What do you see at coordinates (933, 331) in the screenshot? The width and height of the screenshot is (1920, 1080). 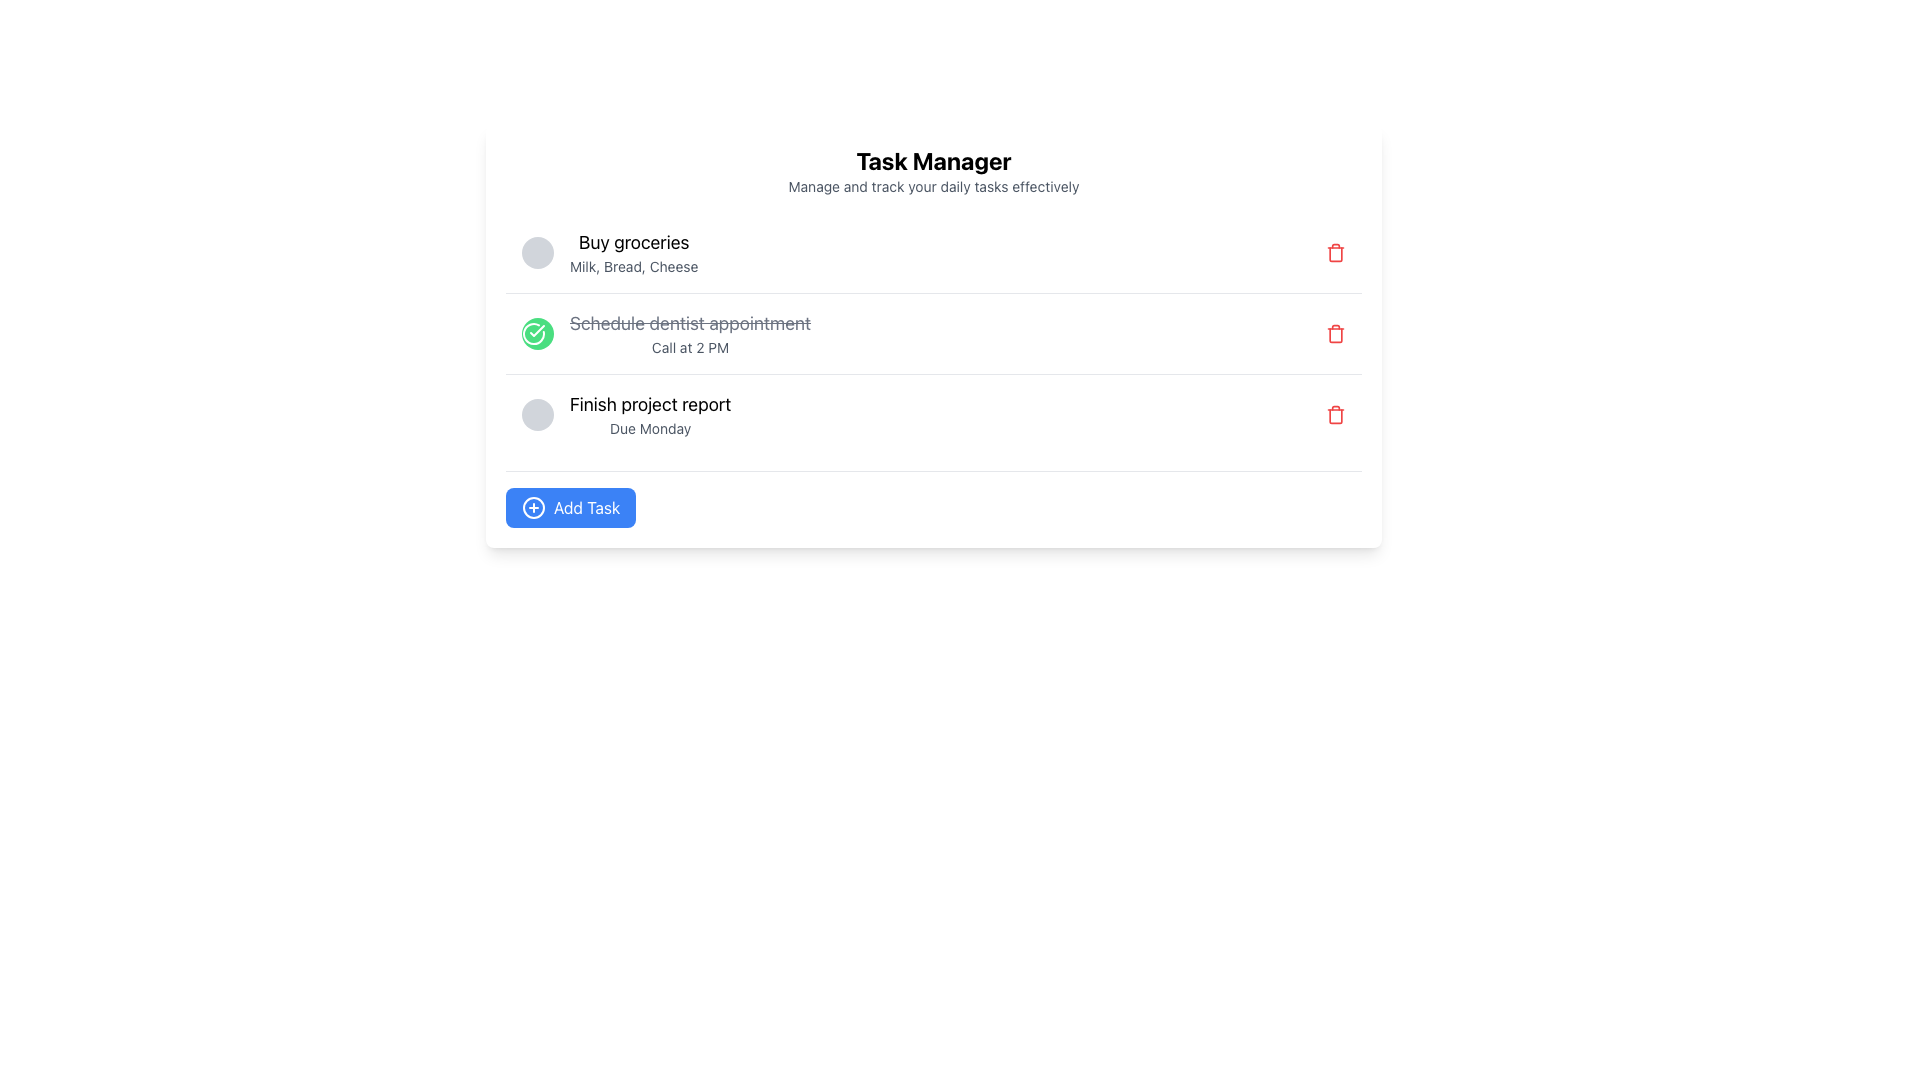 I see `the completed task item in the task manager application` at bounding box center [933, 331].